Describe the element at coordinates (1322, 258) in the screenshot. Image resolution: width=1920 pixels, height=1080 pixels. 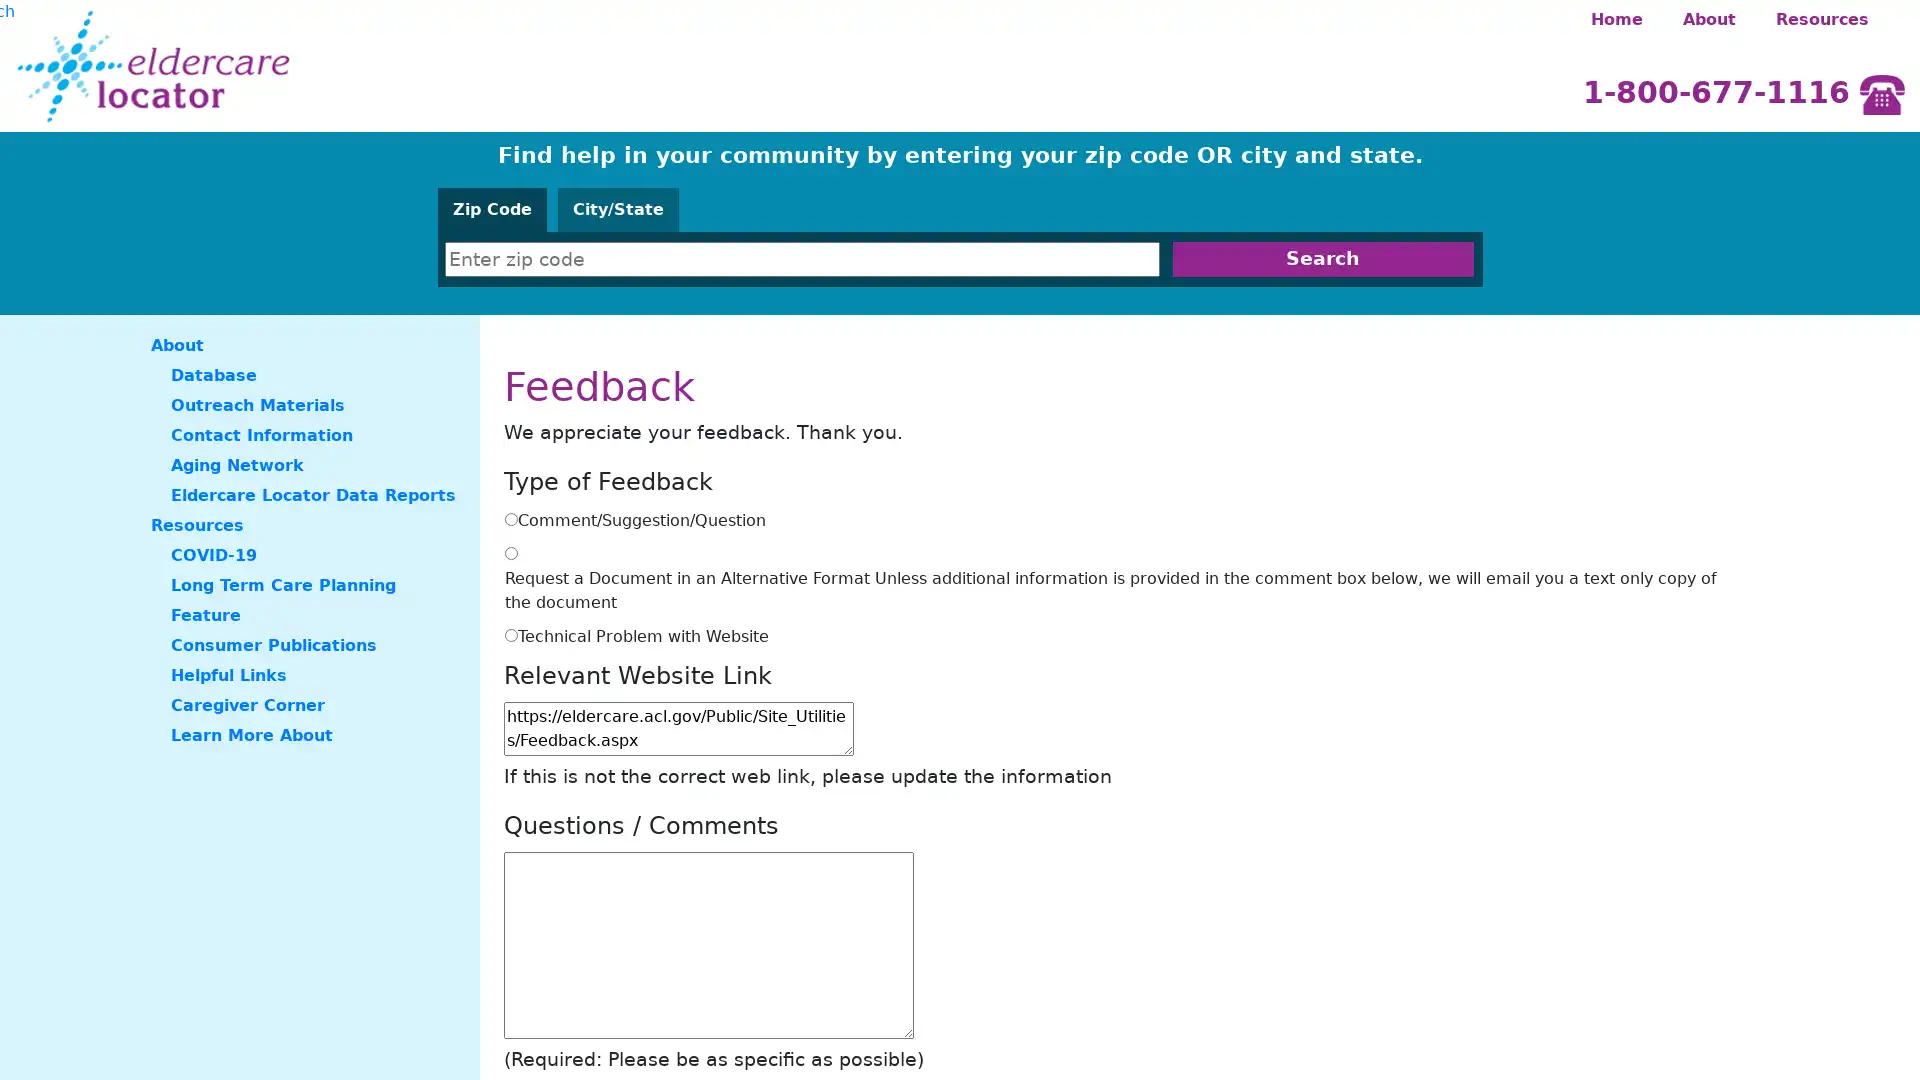
I see `Search` at that location.